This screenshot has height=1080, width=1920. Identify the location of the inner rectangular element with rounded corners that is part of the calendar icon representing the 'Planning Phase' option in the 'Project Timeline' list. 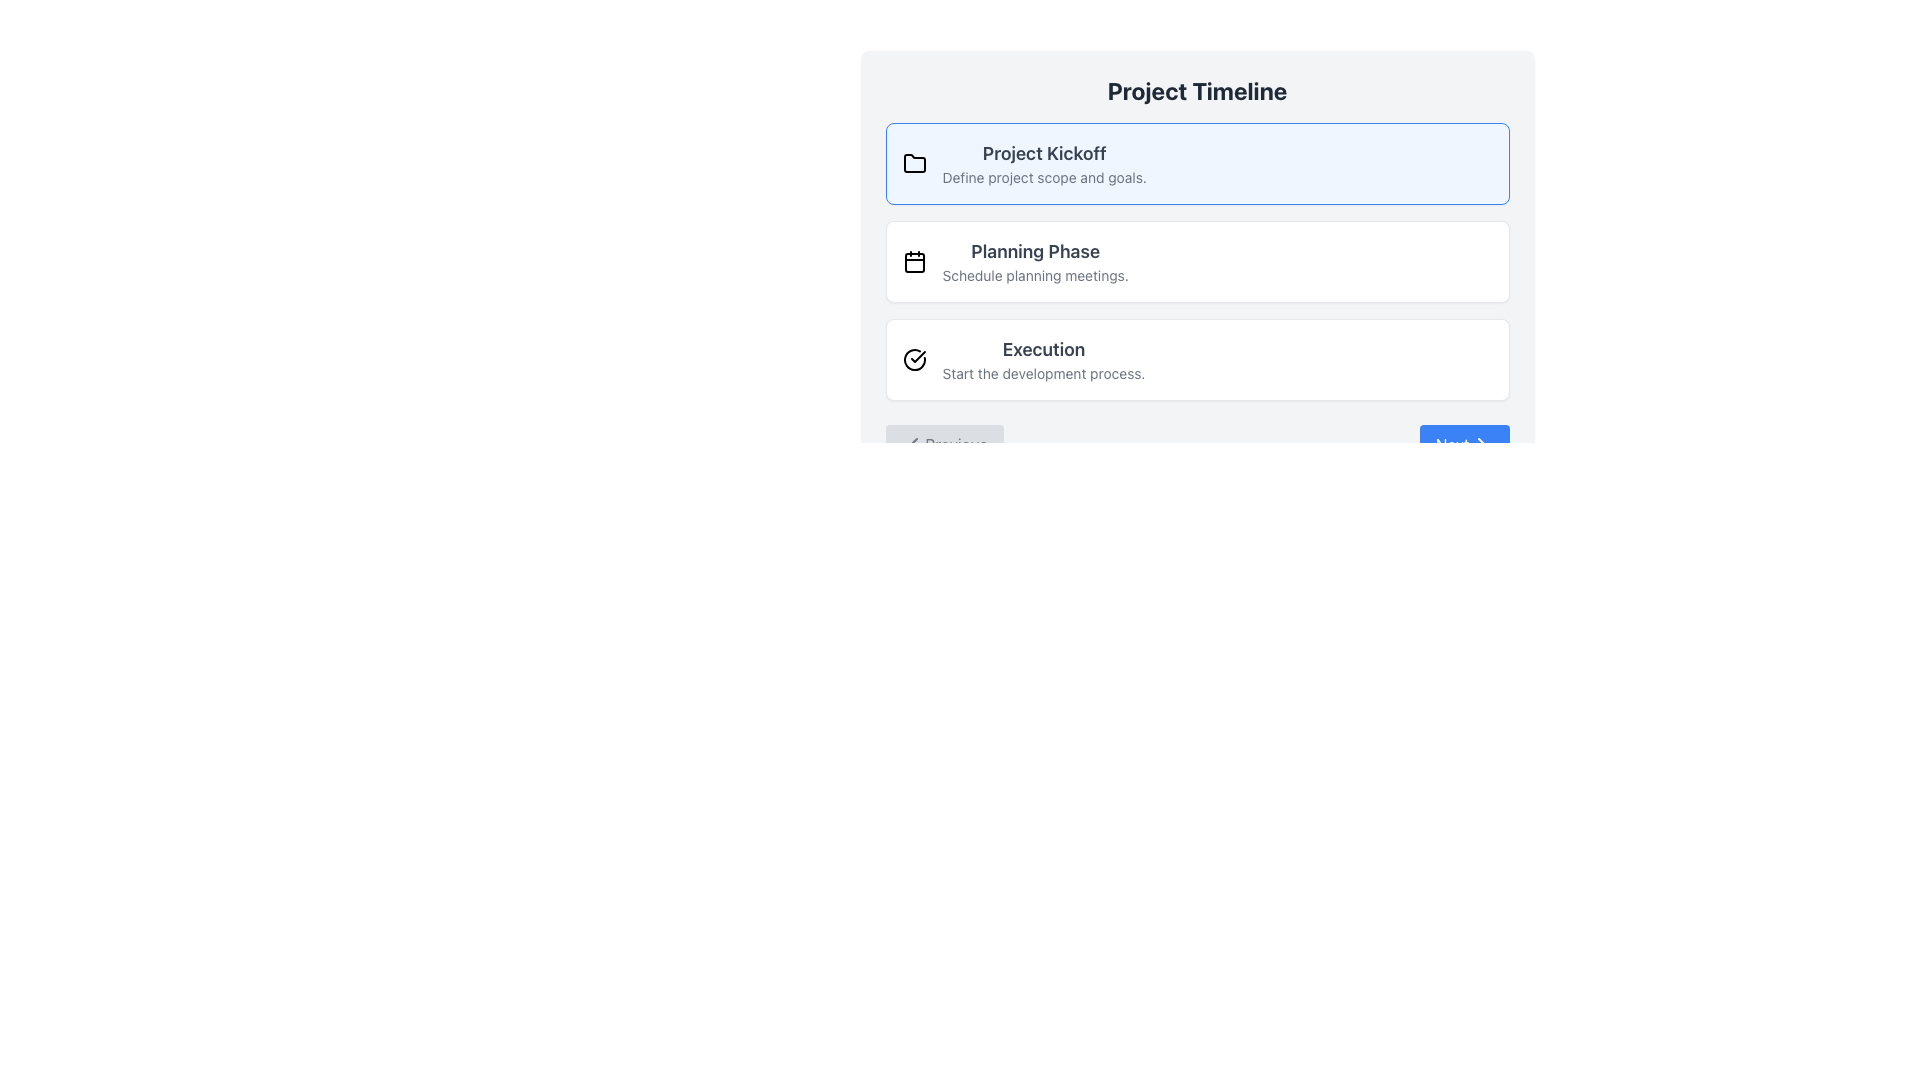
(913, 261).